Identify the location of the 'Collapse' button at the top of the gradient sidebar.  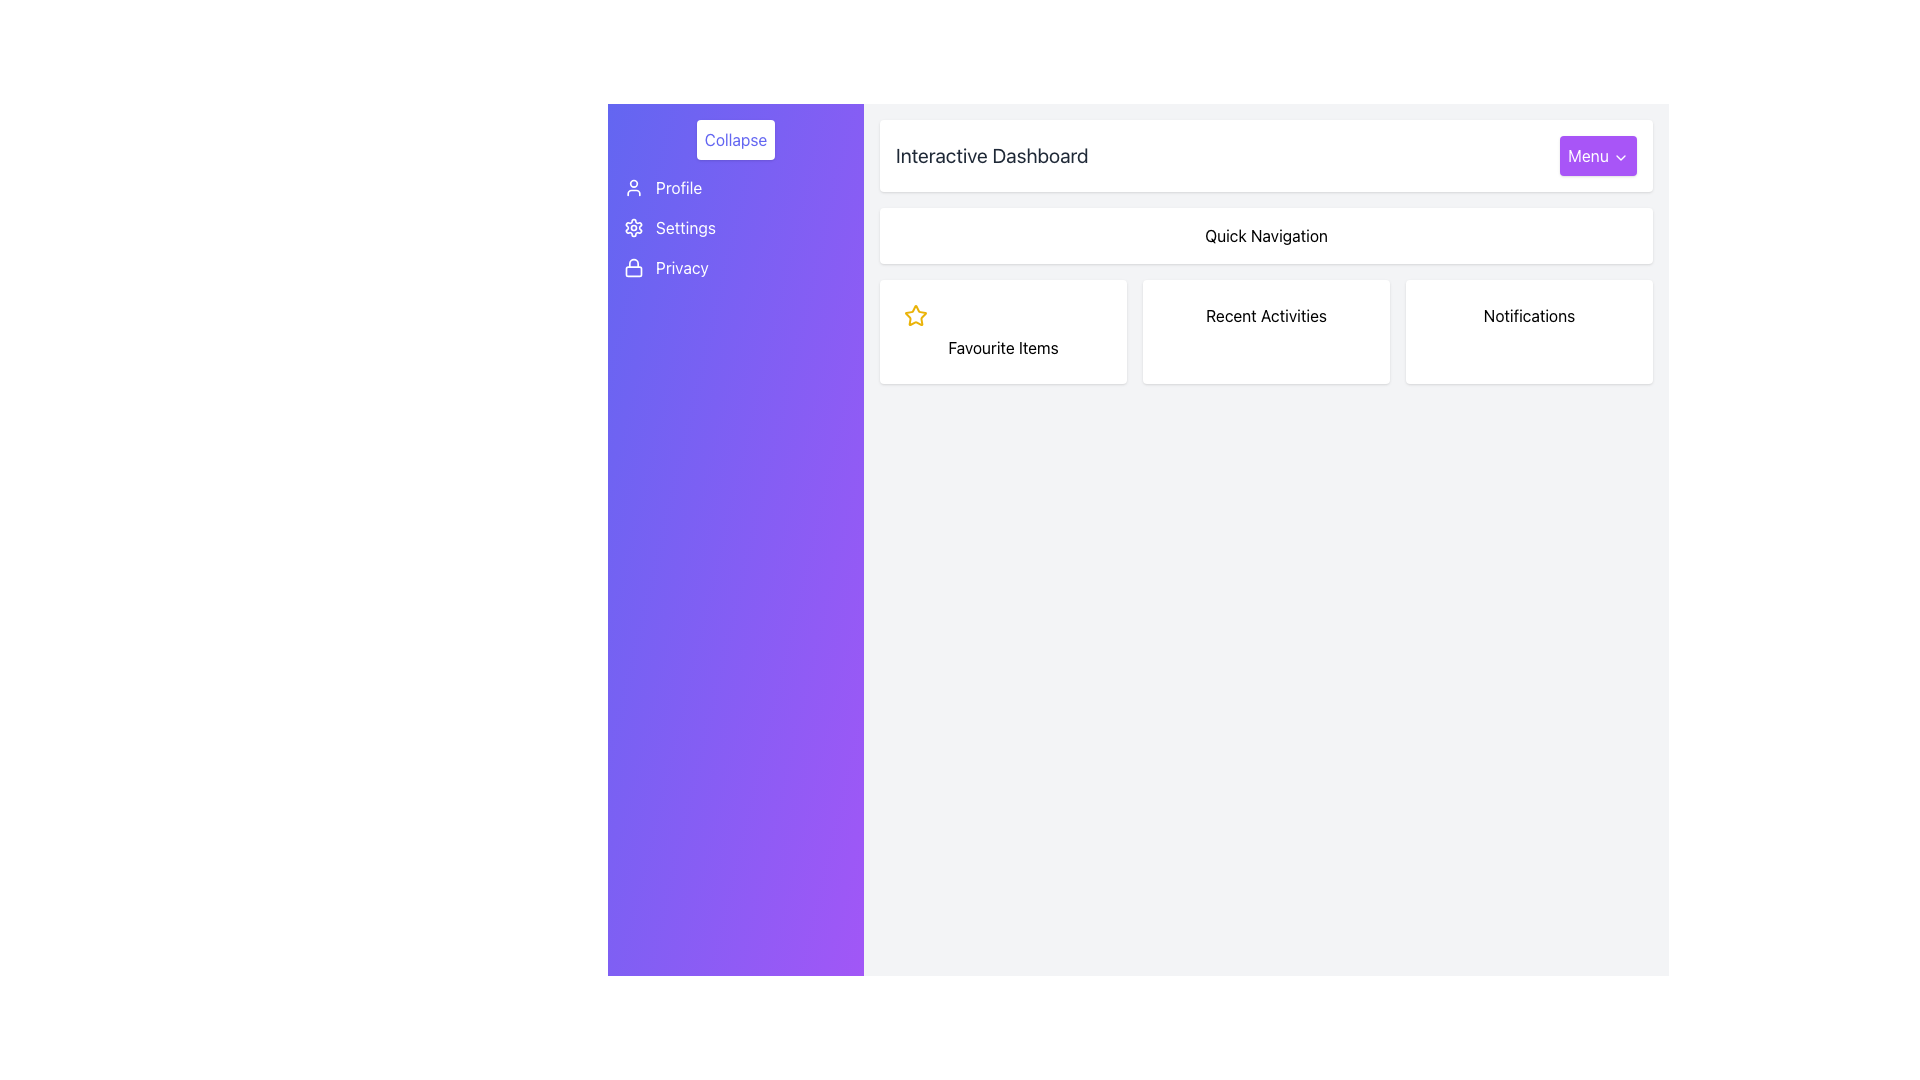
(734, 138).